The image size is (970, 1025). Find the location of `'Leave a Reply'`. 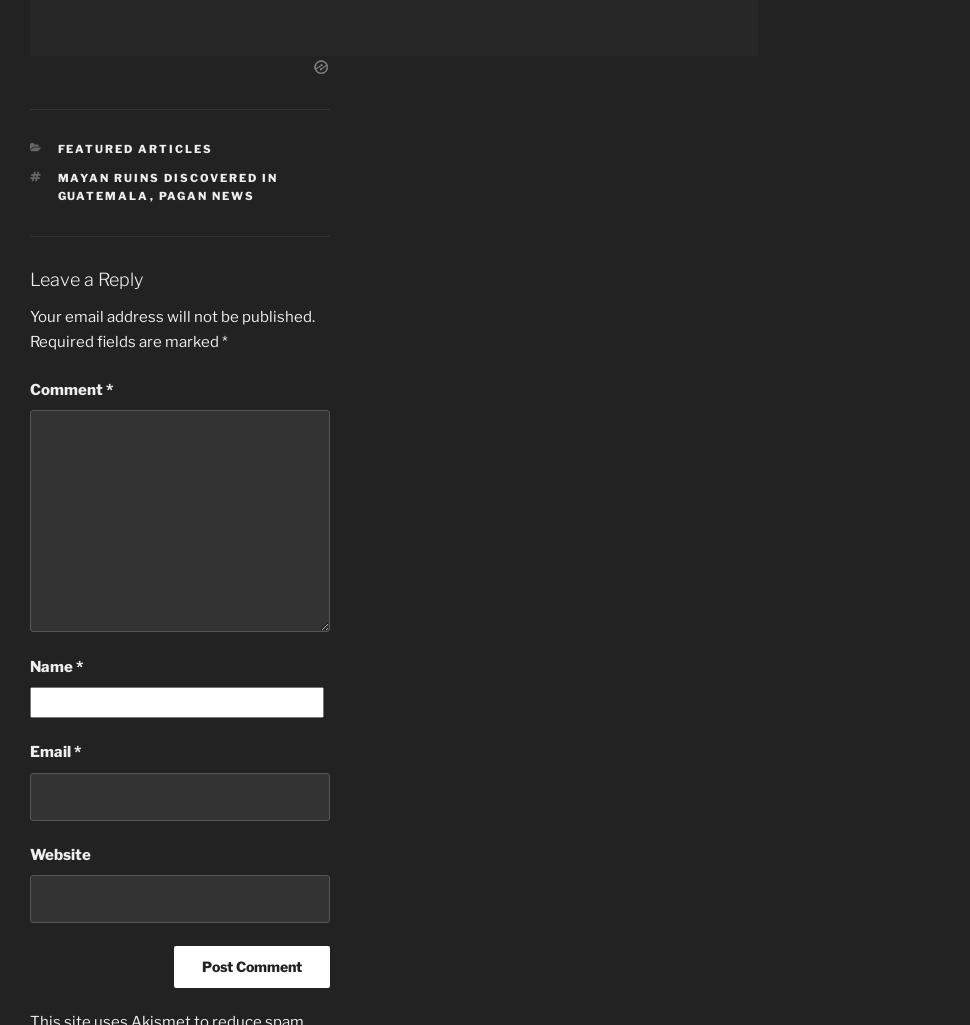

'Leave a Reply' is located at coordinates (85, 277).